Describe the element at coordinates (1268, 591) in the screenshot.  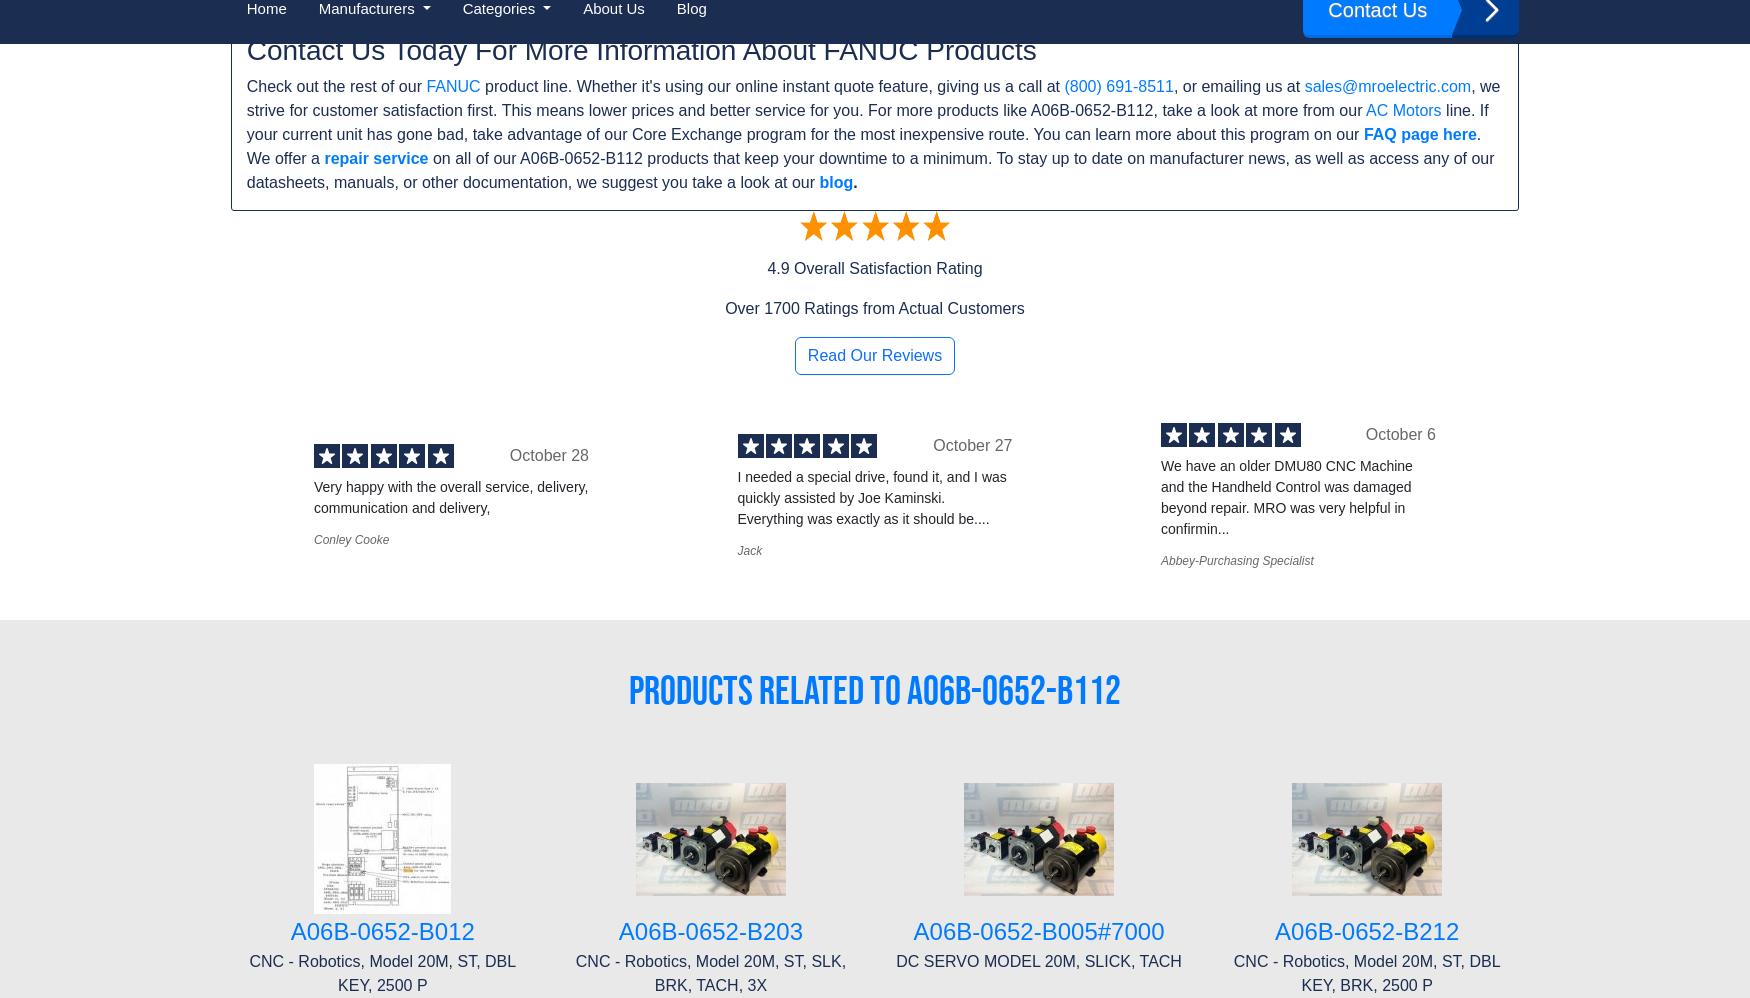
I see `'(800) 691-8511'` at that location.